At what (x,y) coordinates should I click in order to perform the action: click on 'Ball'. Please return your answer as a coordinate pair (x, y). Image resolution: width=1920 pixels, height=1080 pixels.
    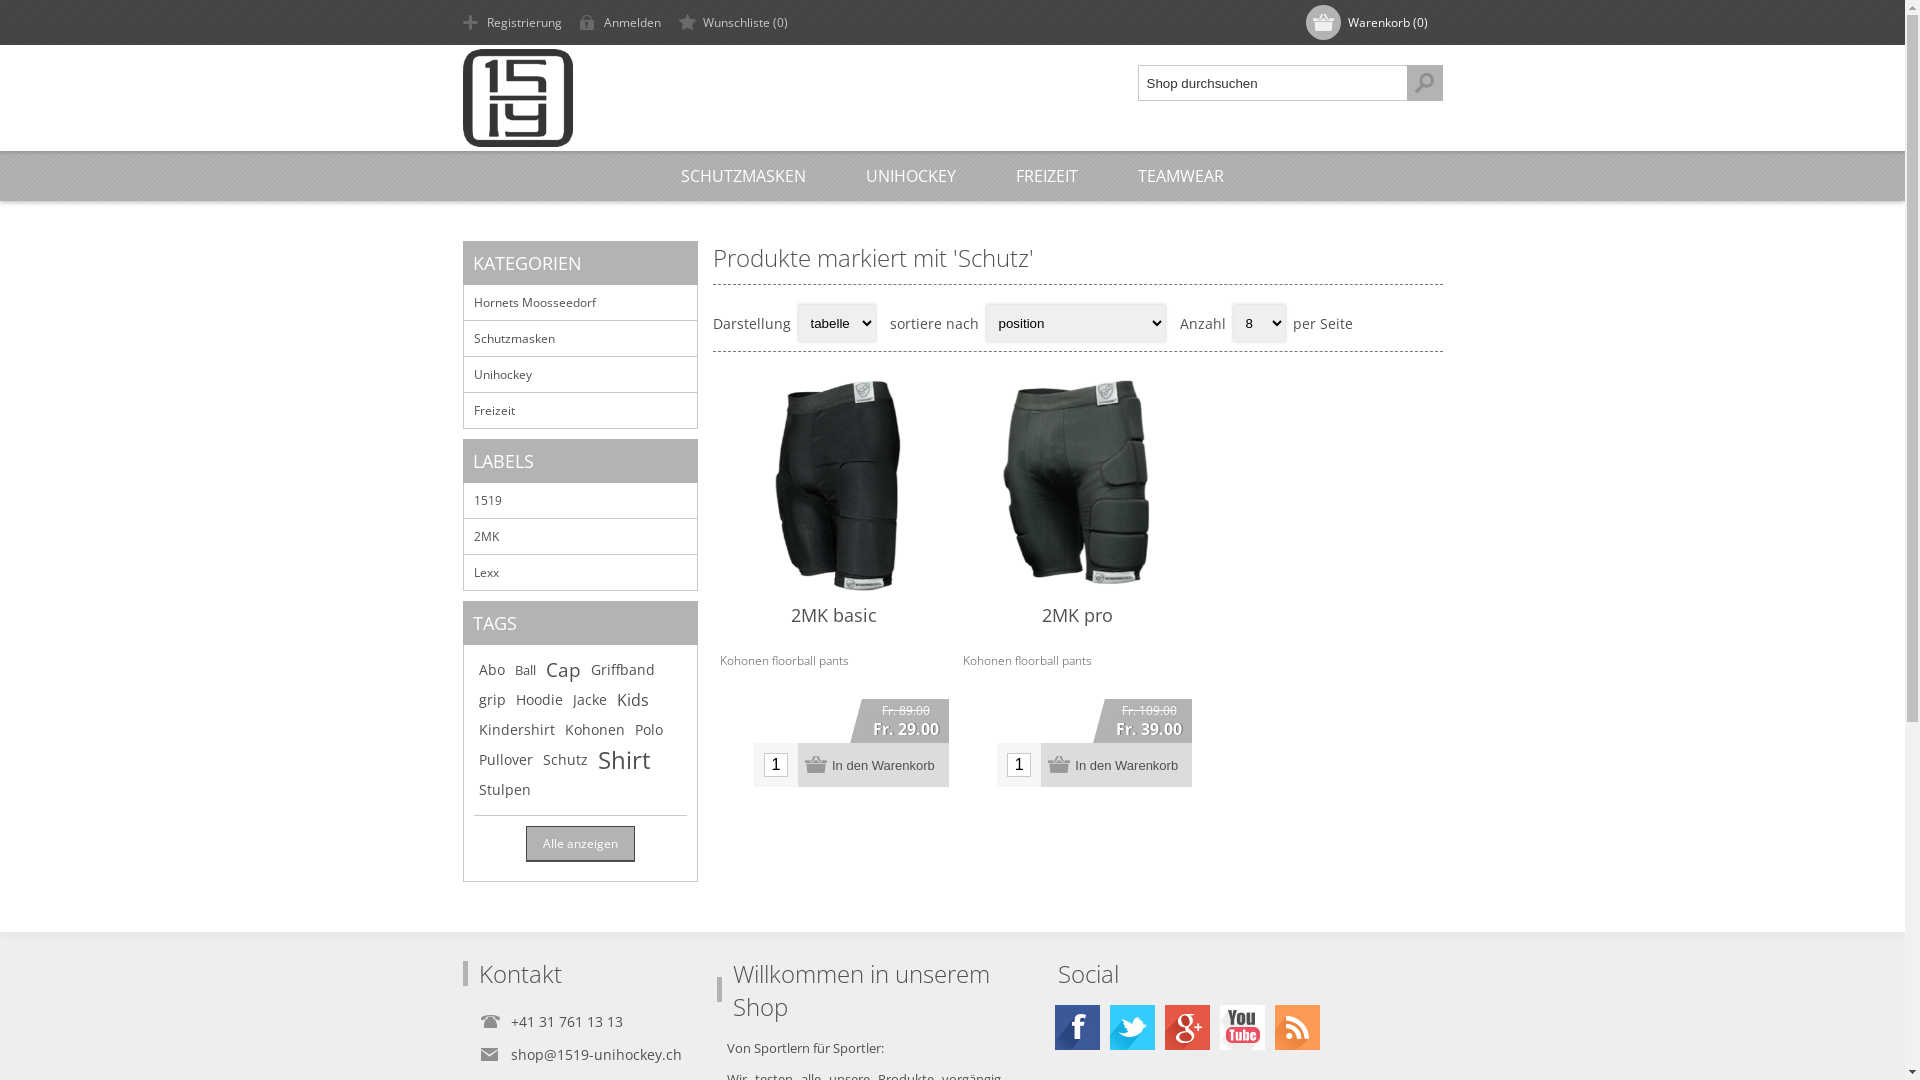
    Looking at the image, I should click on (524, 670).